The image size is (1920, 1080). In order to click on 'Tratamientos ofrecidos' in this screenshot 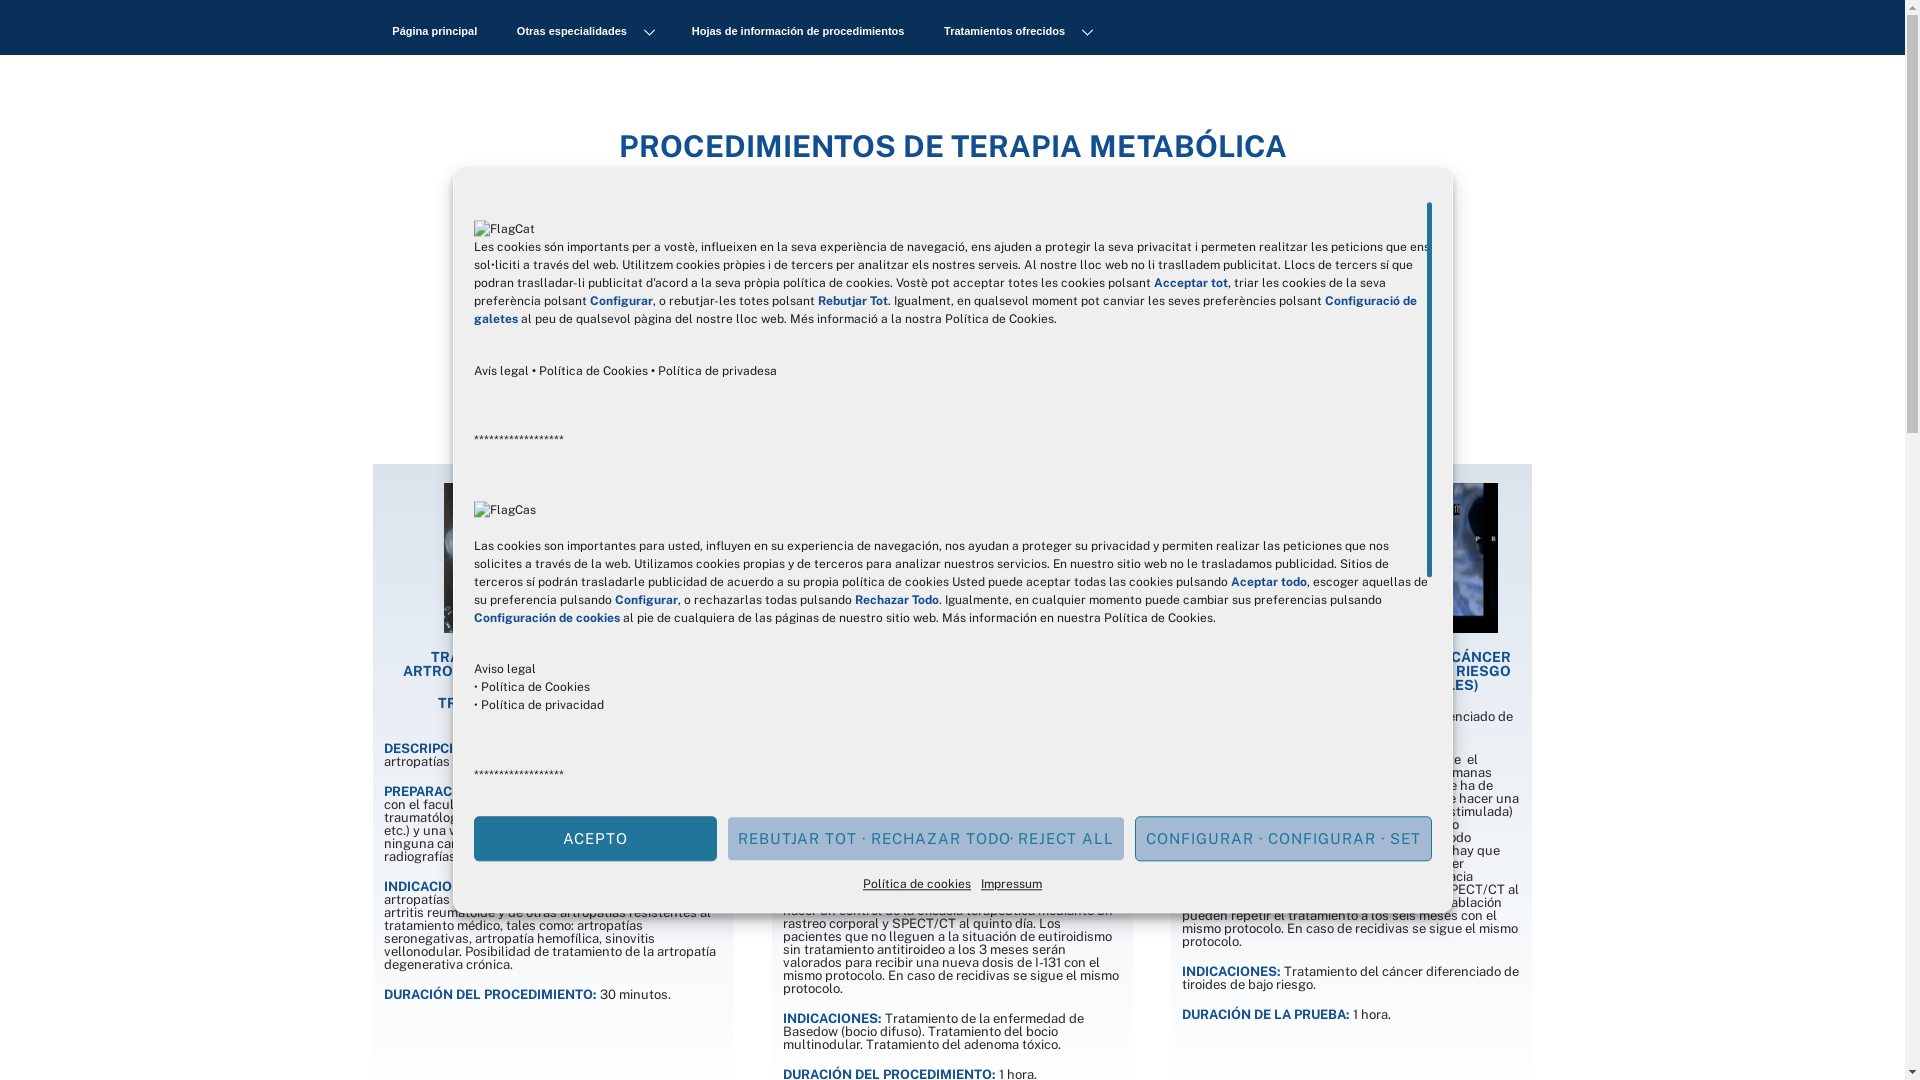, I will do `click(1017, 30)`.